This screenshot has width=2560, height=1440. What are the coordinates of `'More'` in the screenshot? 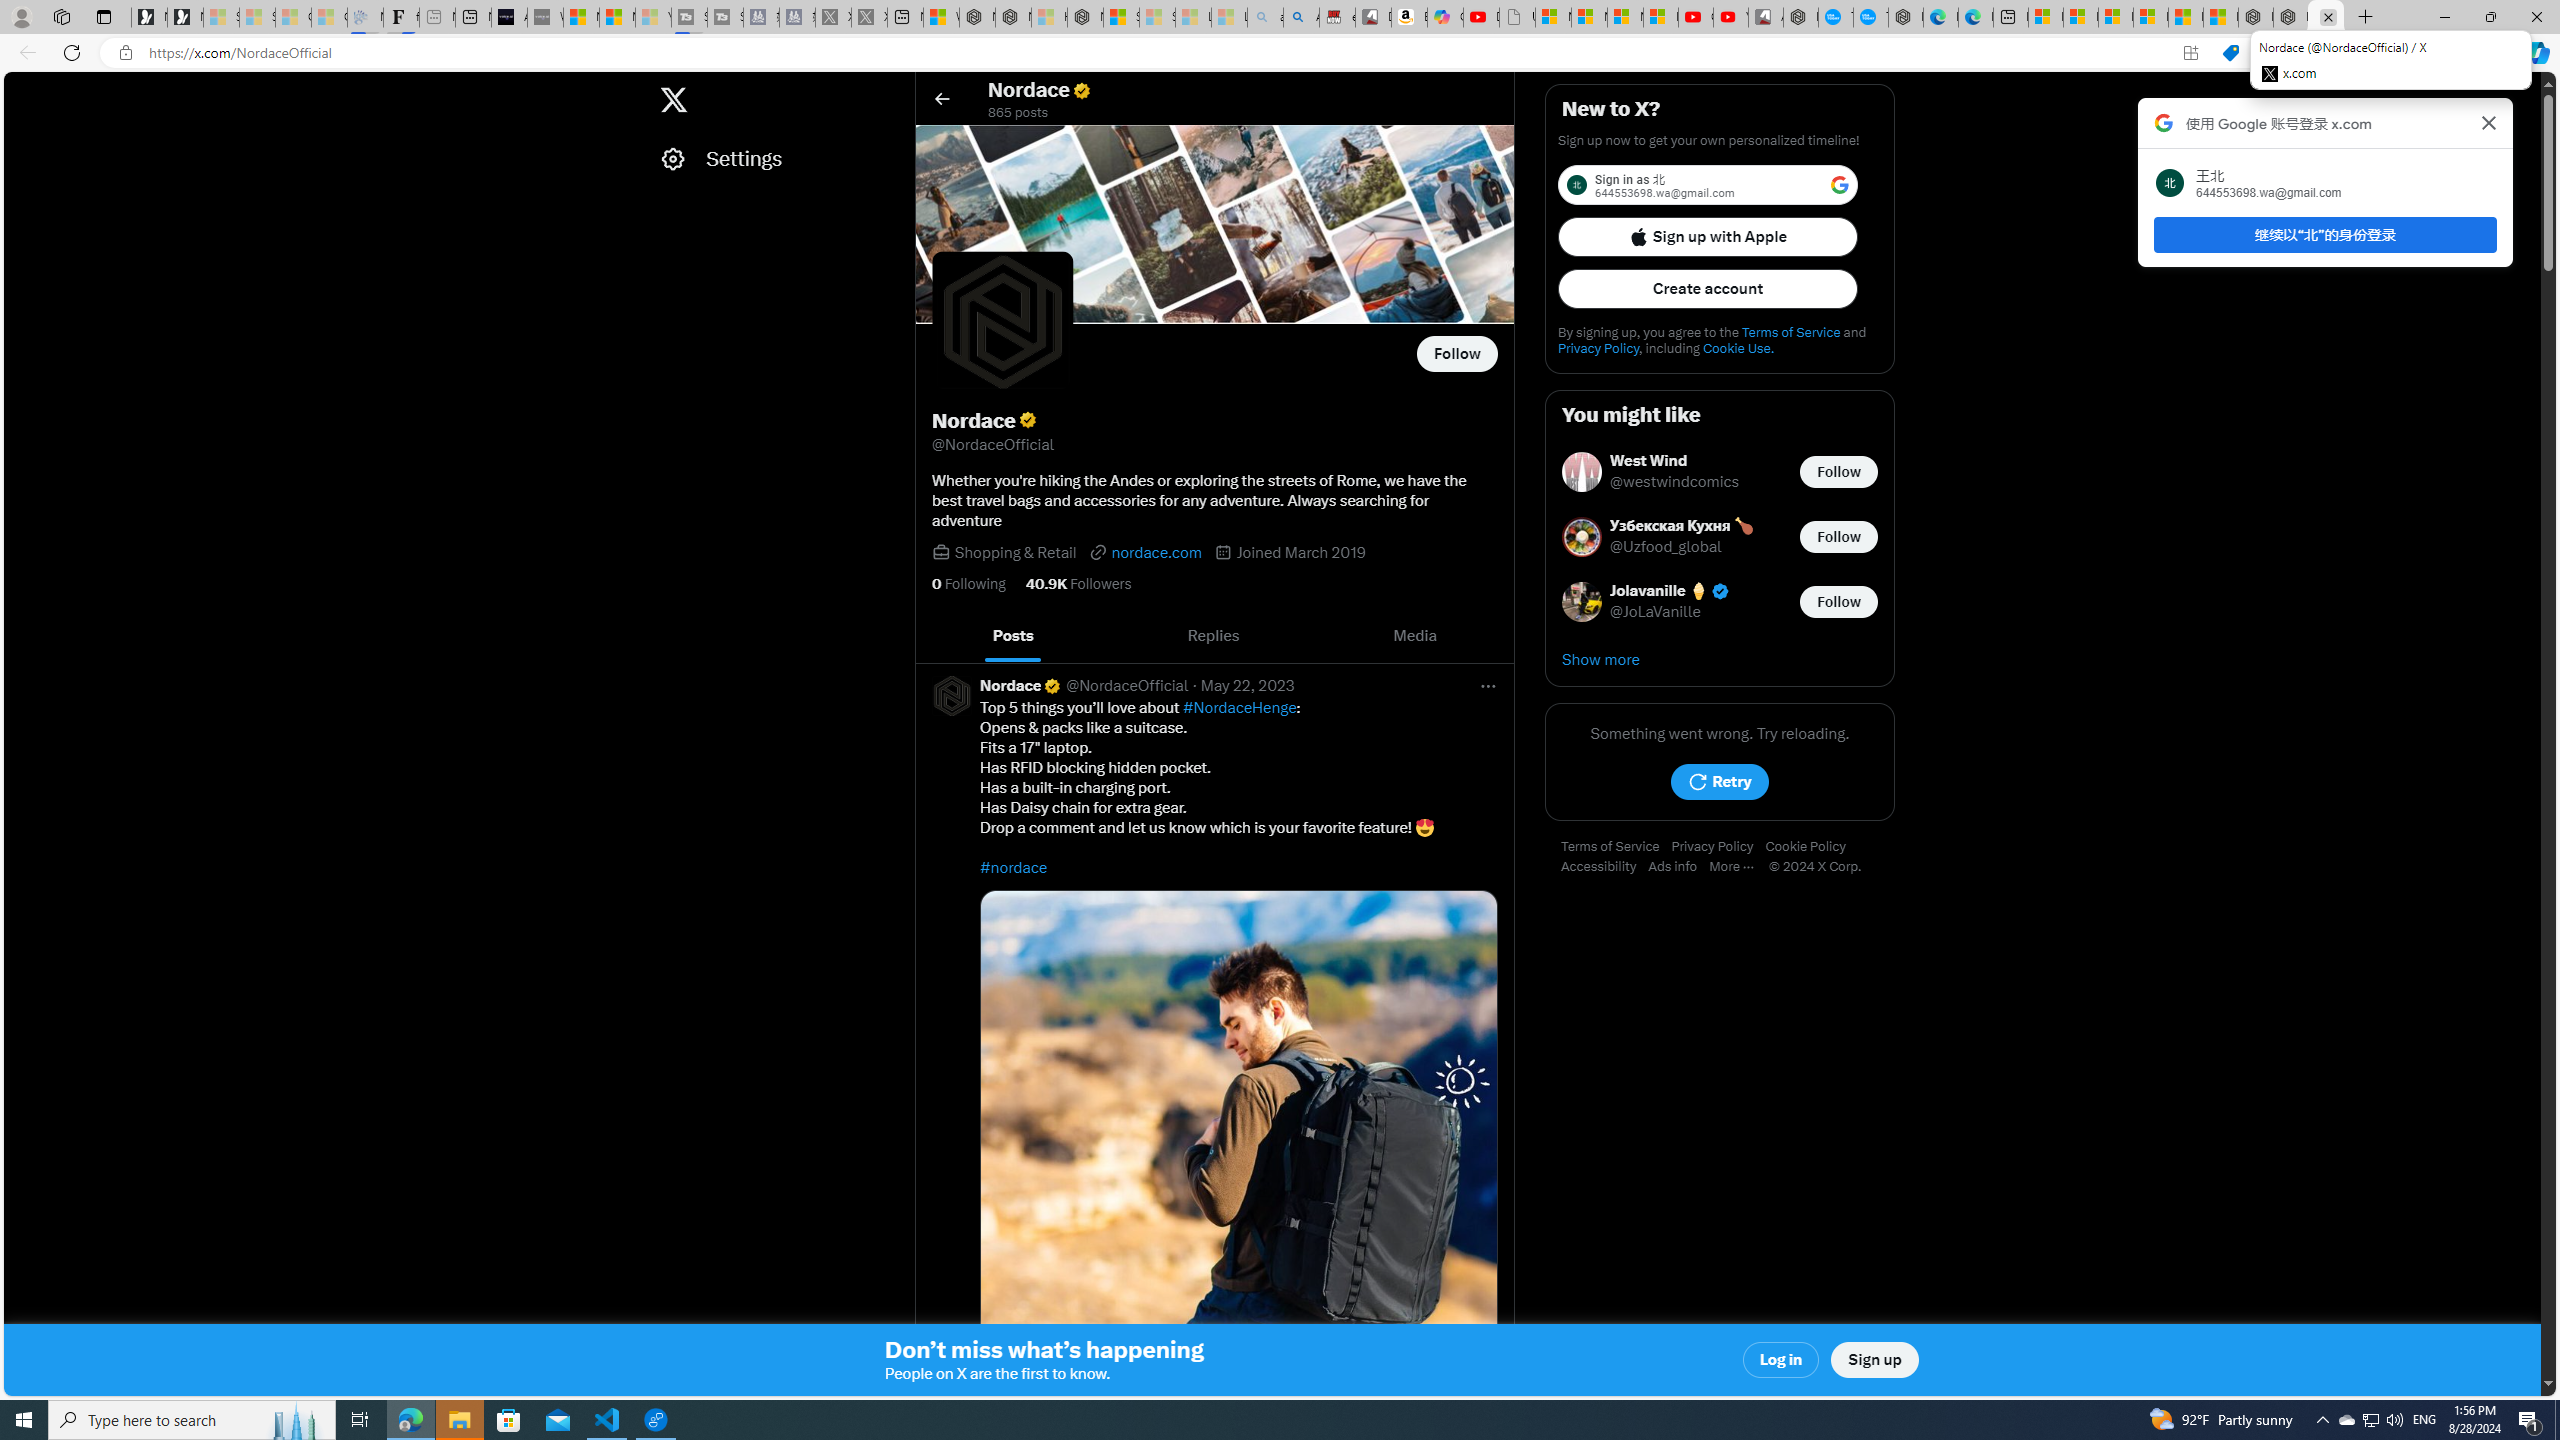 It's located at (1738, 866).